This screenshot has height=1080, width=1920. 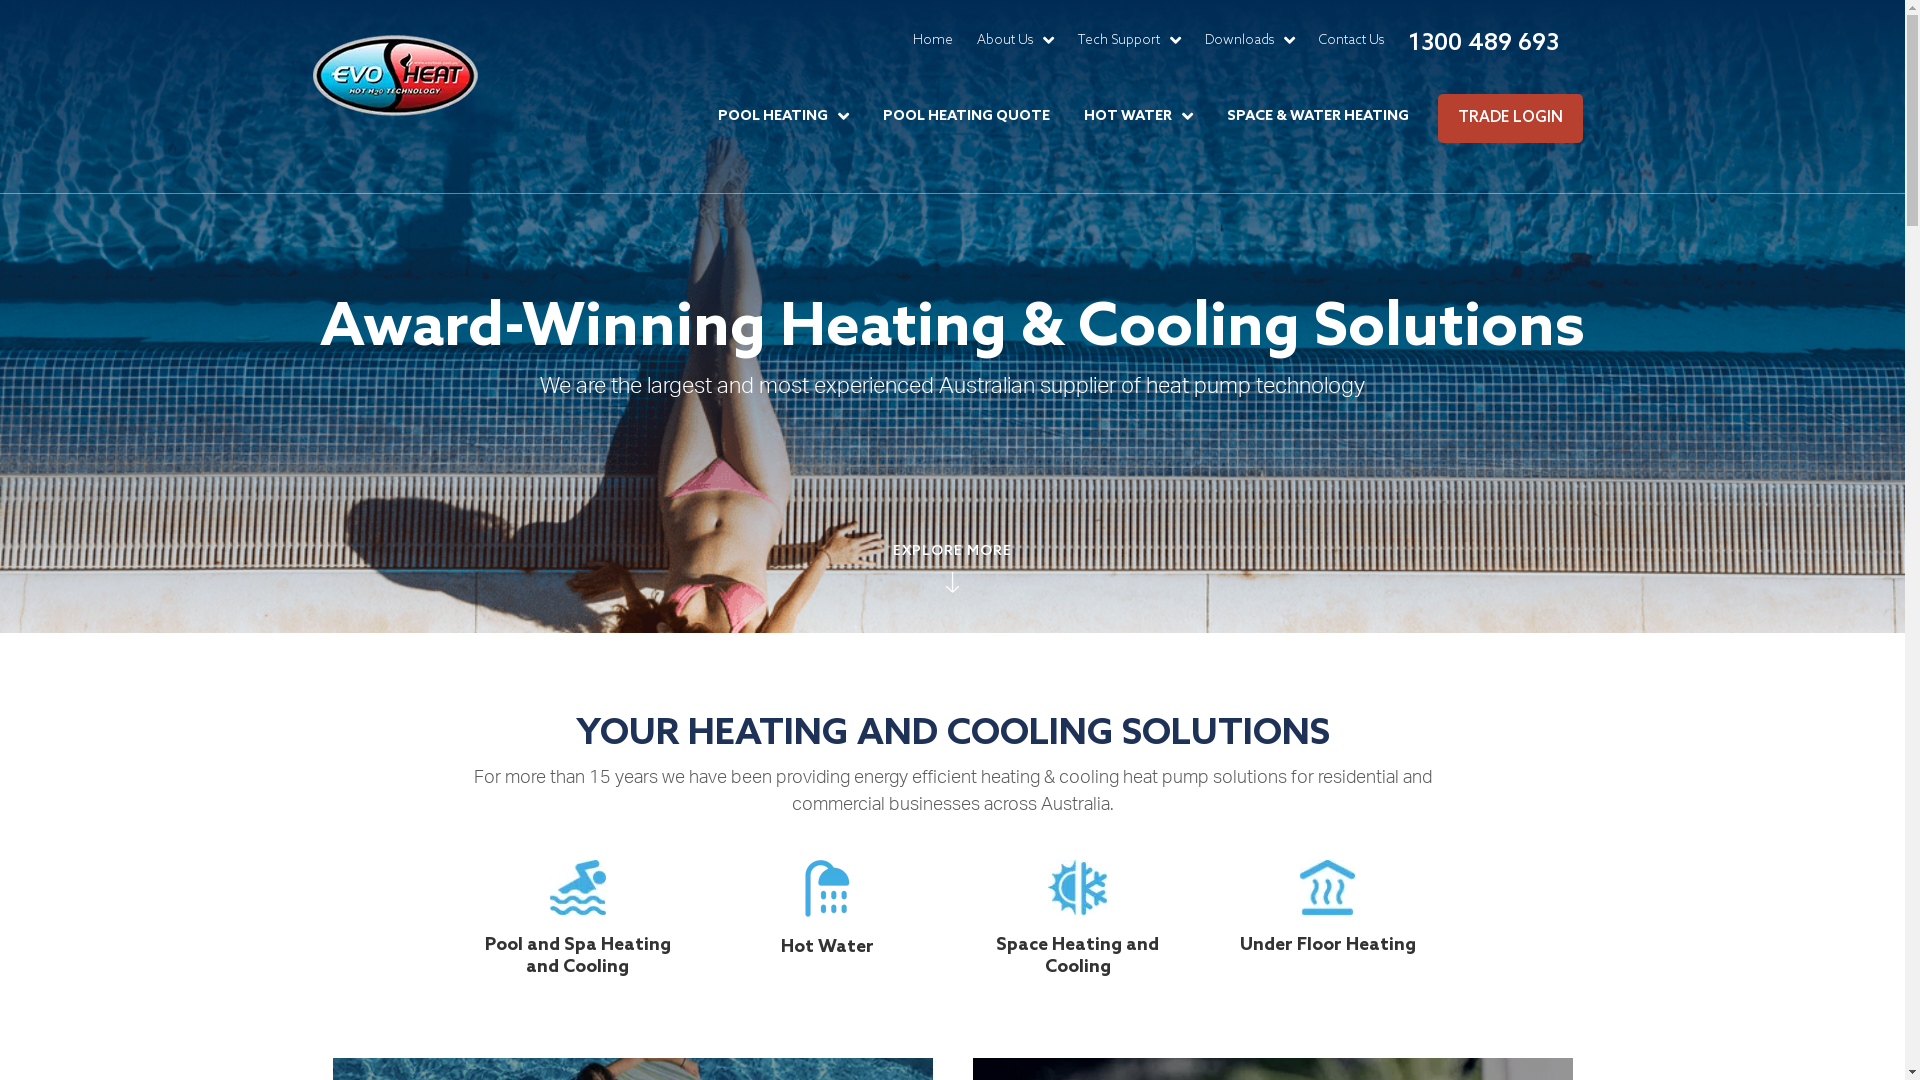 I want to click on 'Under Floor Heating', so click(x=1328, y=945).